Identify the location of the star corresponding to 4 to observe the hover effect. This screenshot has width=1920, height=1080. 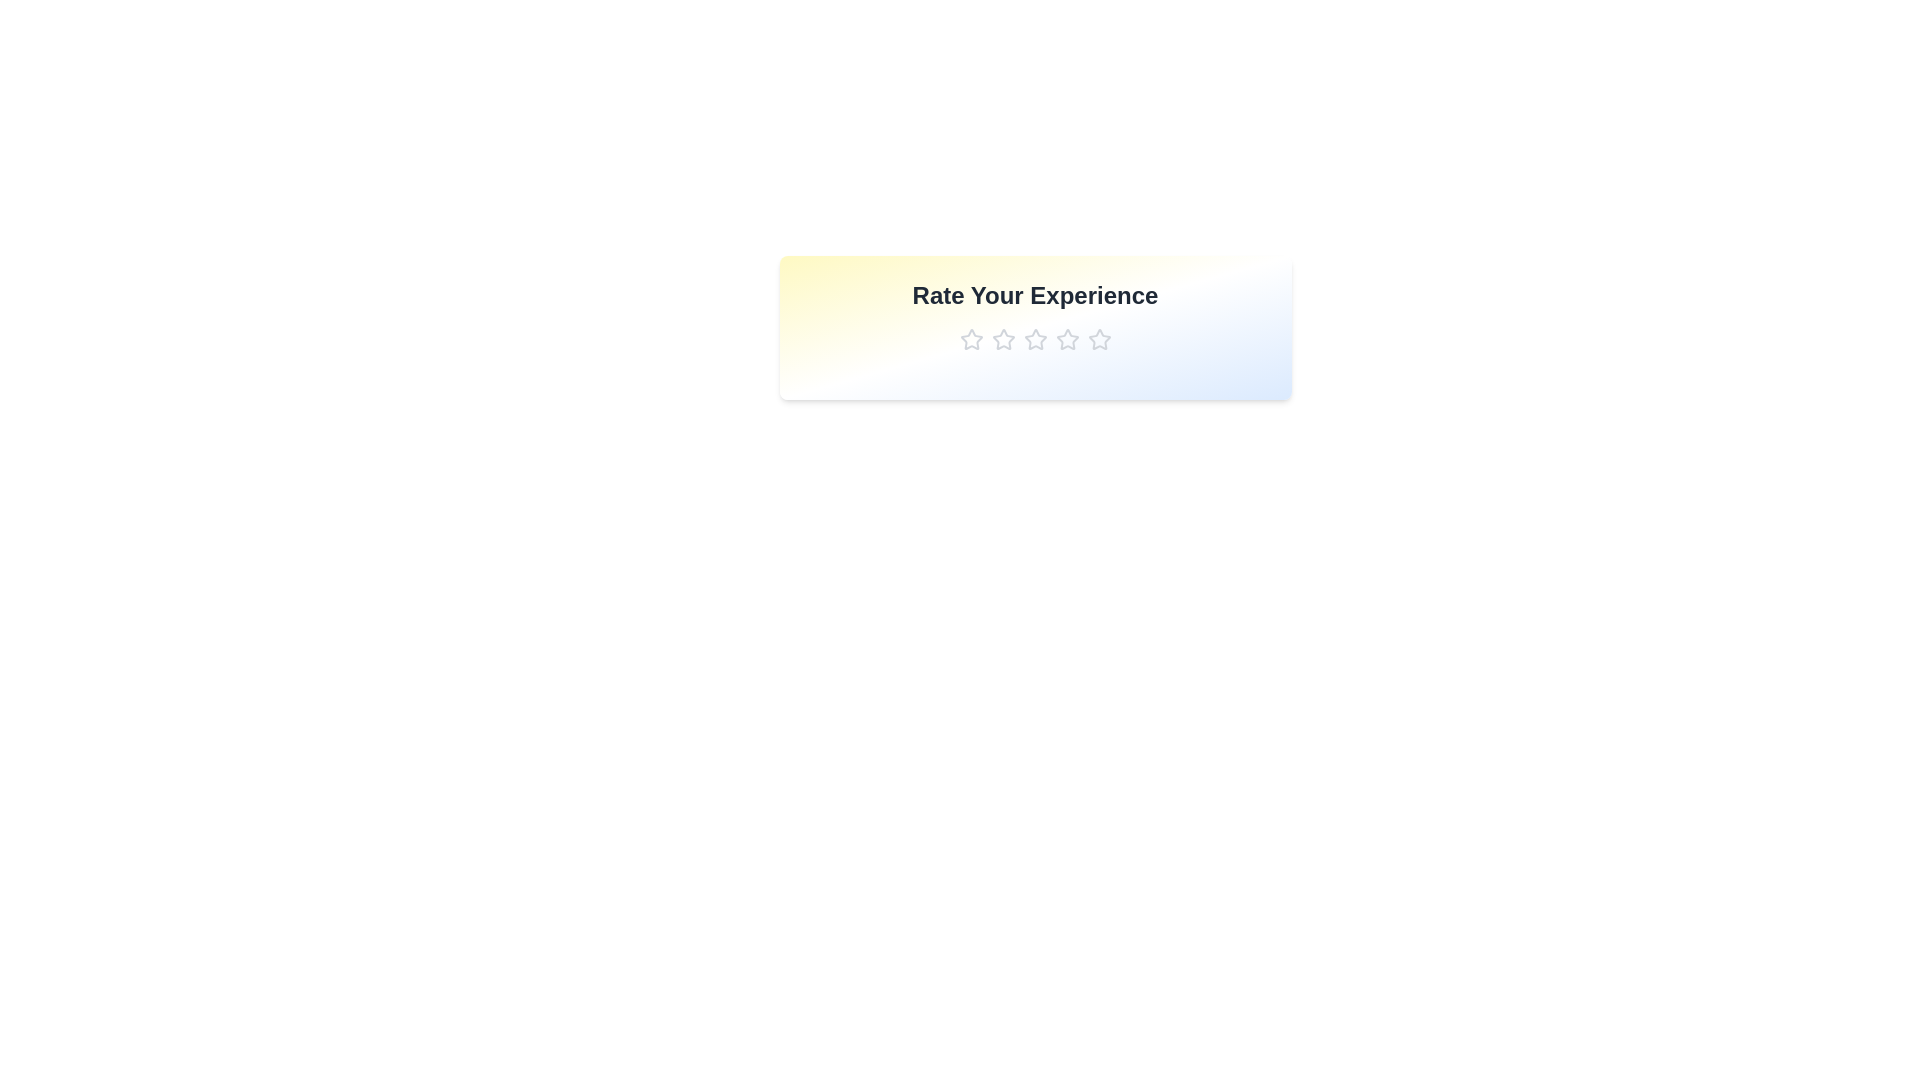
(1066, 338).